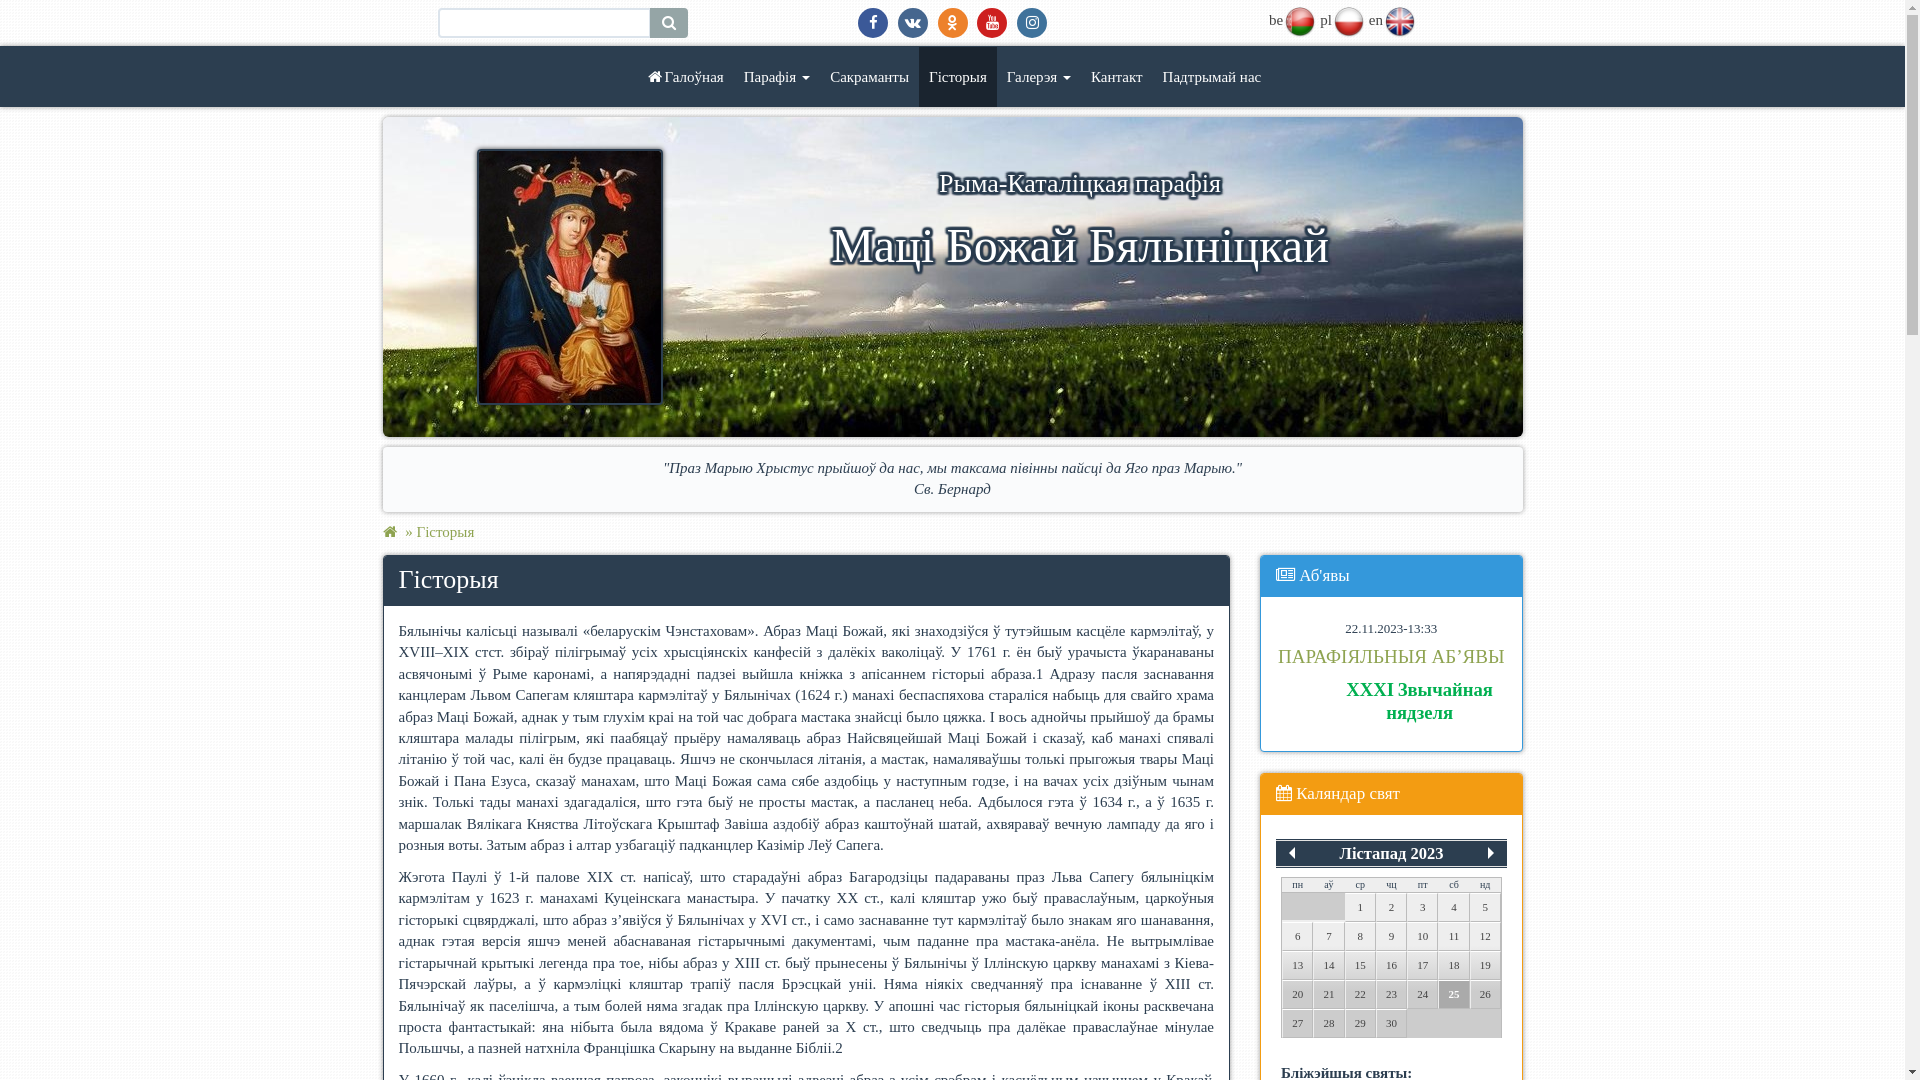 This screenshot has width=1920, height=1080. What do you see at coordinates (1421, 907) in the screenshot?
I see `'3'` at bounding box center [1421, 907].